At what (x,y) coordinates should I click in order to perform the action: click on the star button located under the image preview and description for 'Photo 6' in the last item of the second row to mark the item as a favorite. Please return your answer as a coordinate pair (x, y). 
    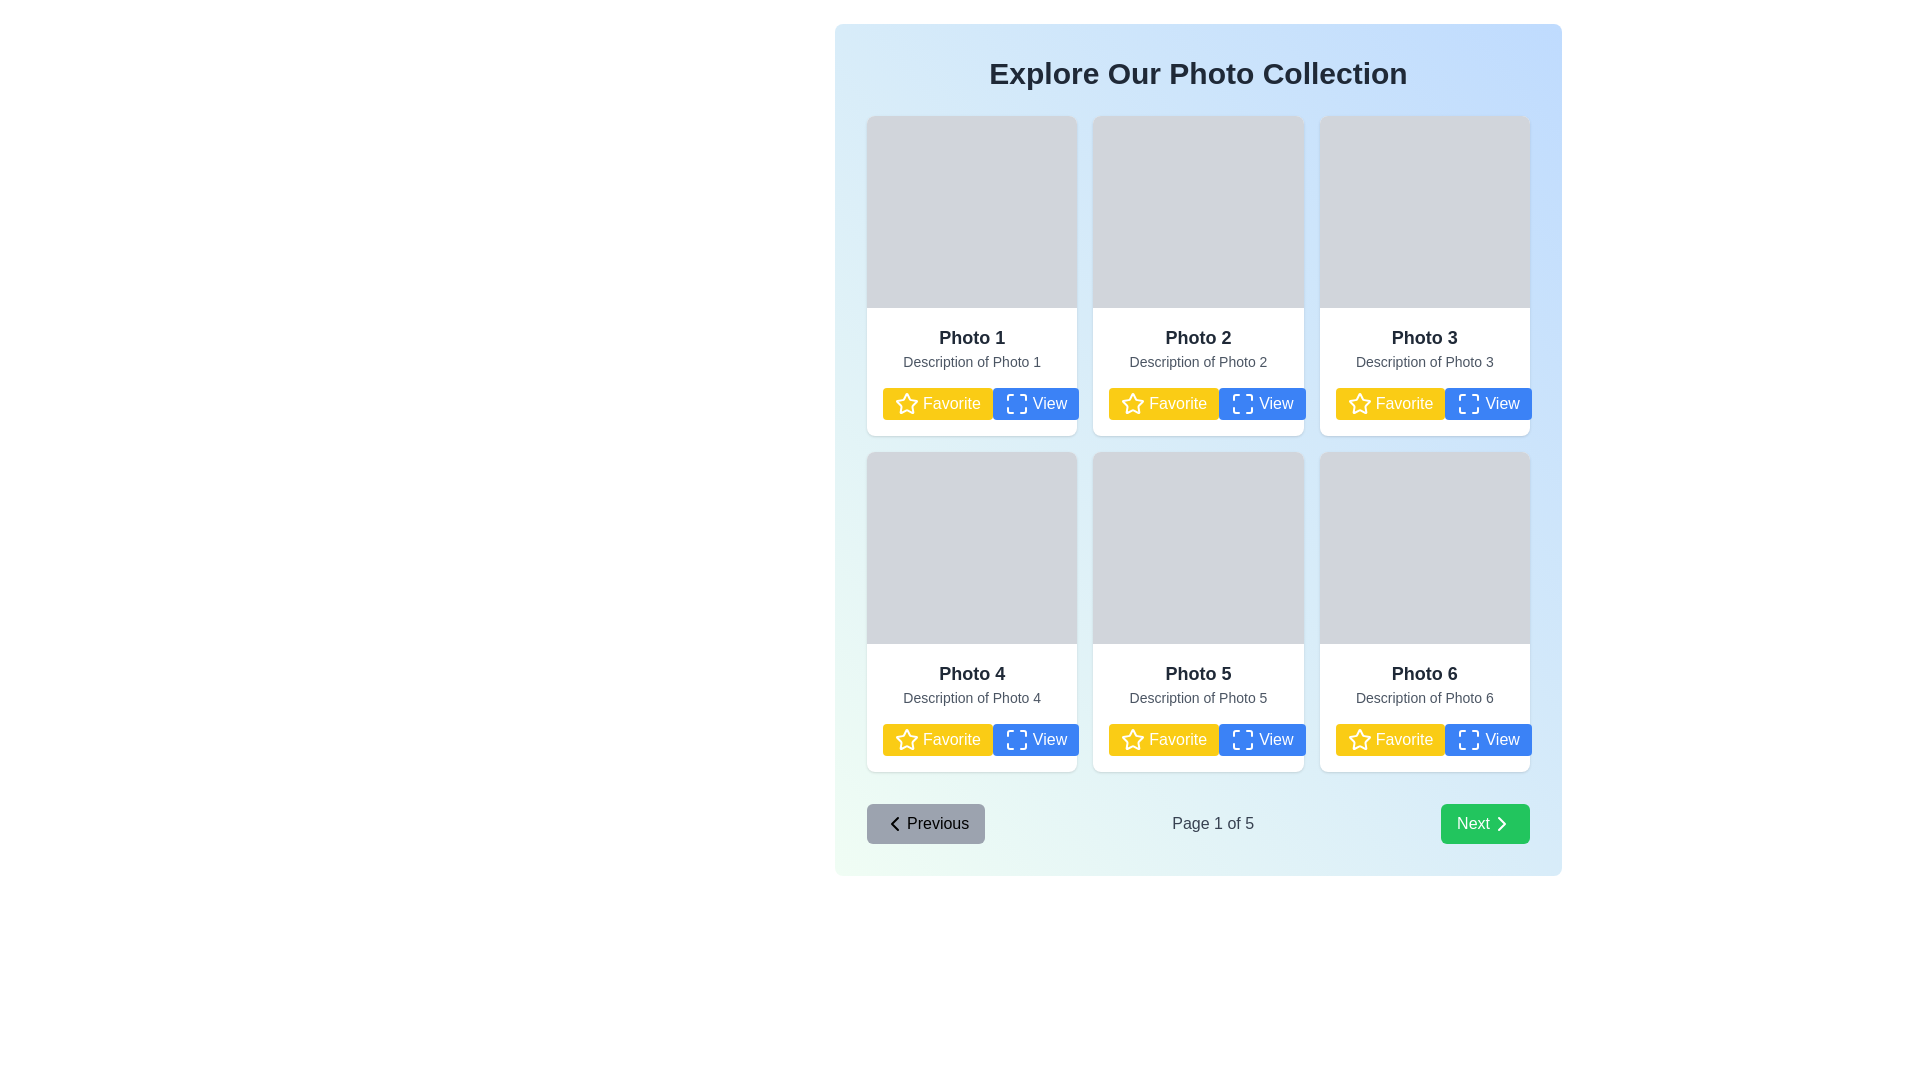
    Looking at the image, I should click on (1359, 739).